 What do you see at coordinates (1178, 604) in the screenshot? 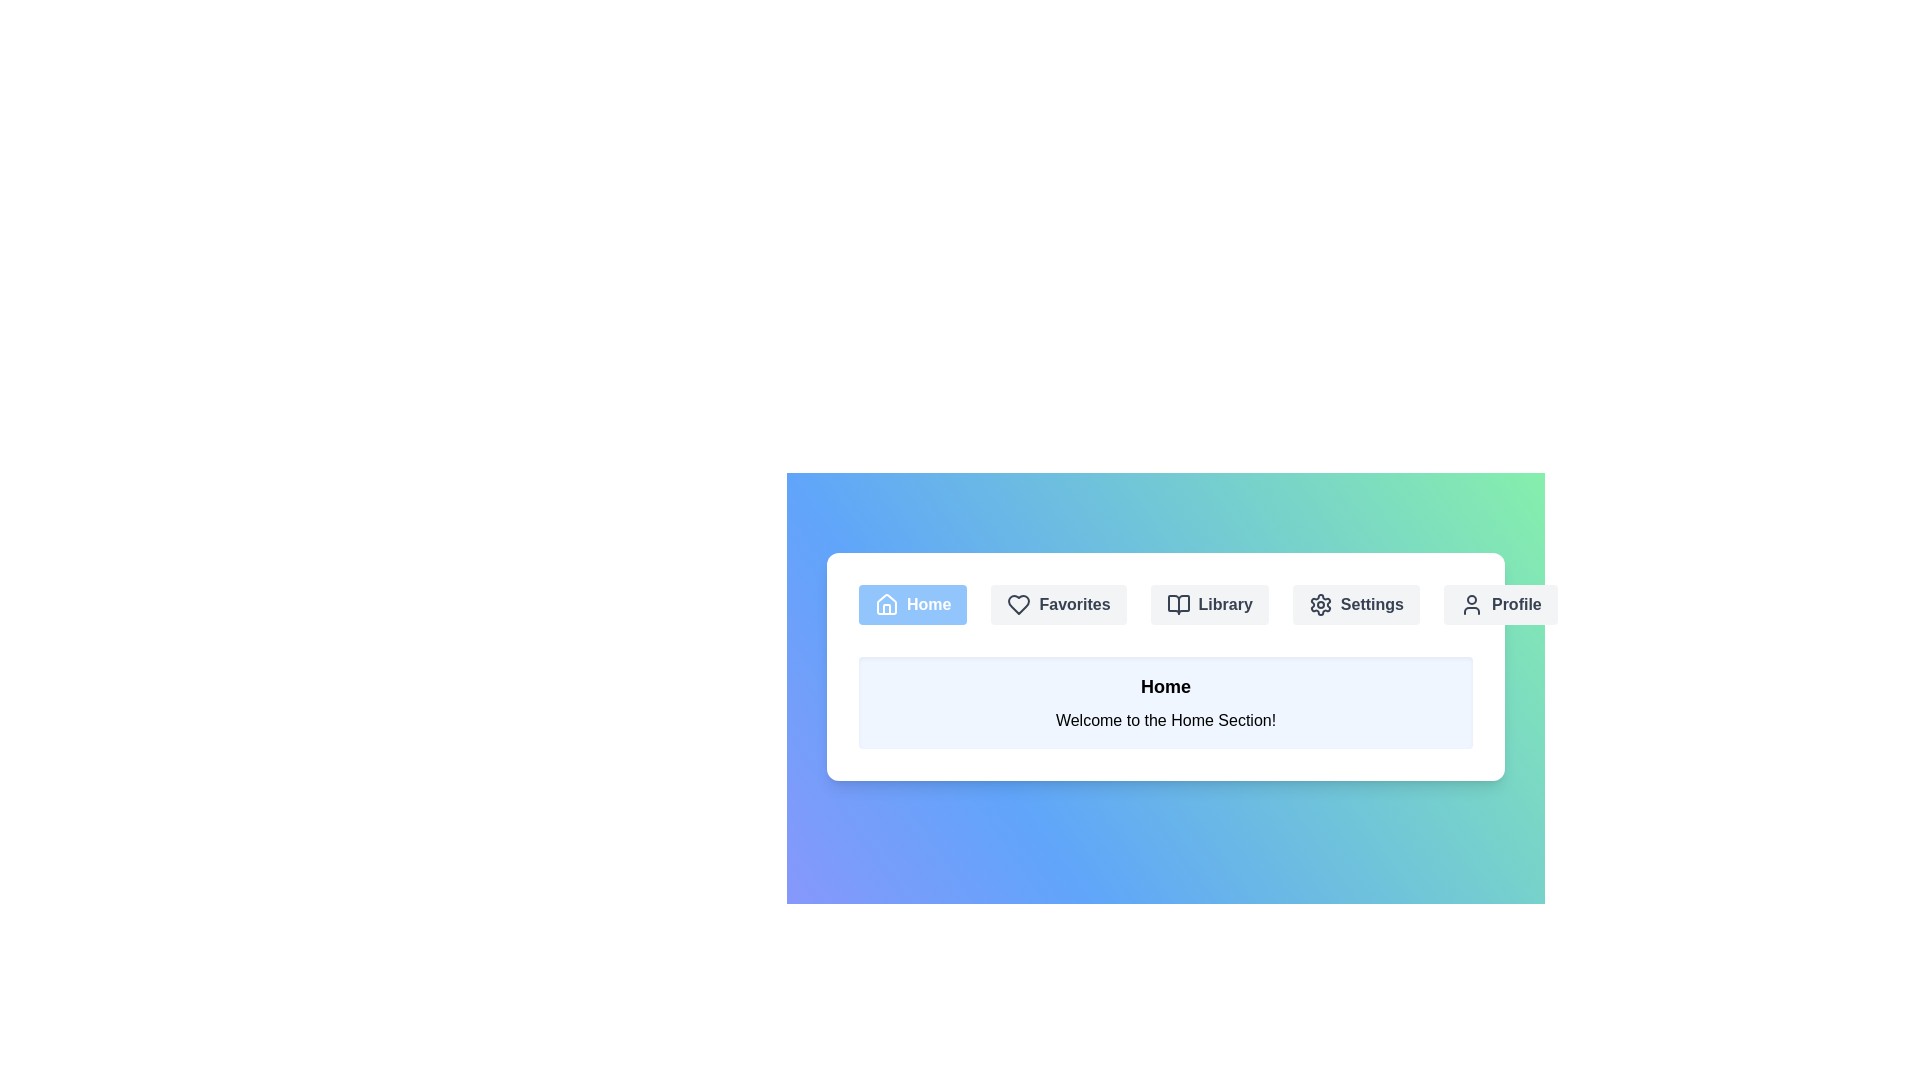
I see `the 'Library' navigation icon, which is the first graphic on the left within the 'Library' button, centrally located in the navigation bar` at bounding box center [1178, 604].